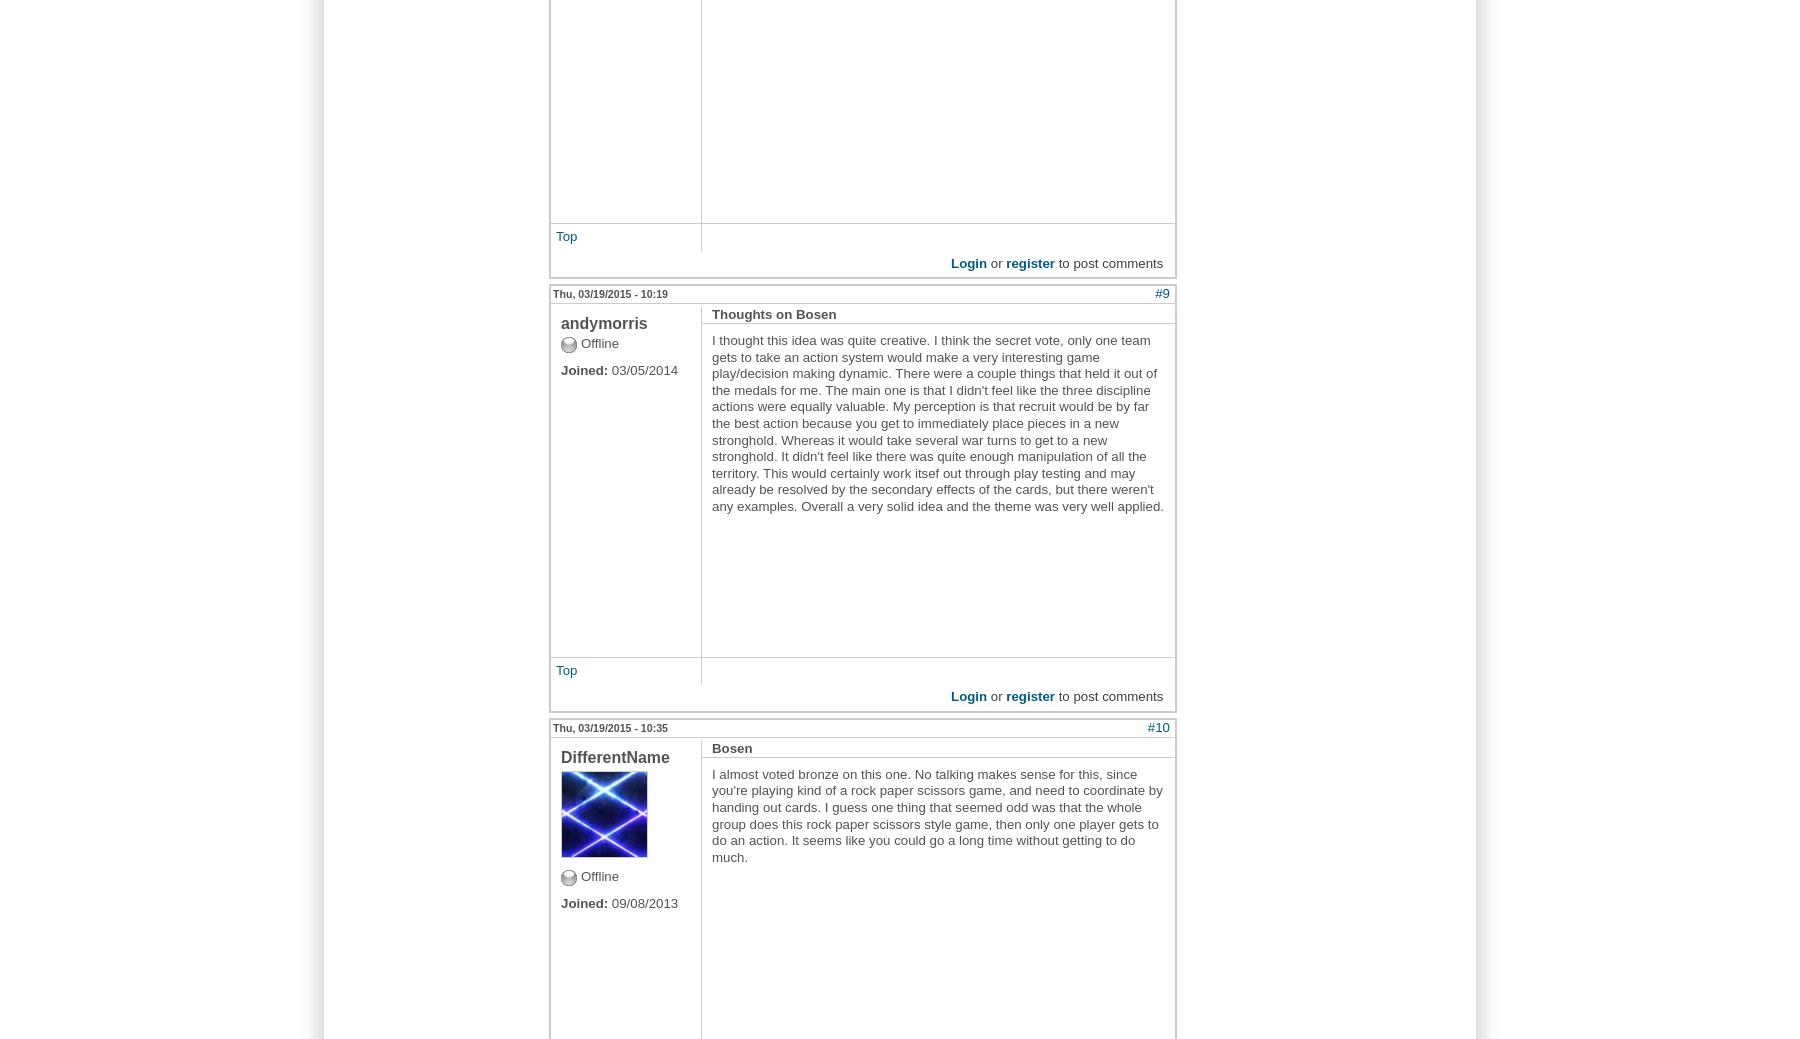 This screenshot has height=1039, width=1800. Describe the element at coordinates (604, 322) in the screenshot. I see `'andymorris'` at that location.